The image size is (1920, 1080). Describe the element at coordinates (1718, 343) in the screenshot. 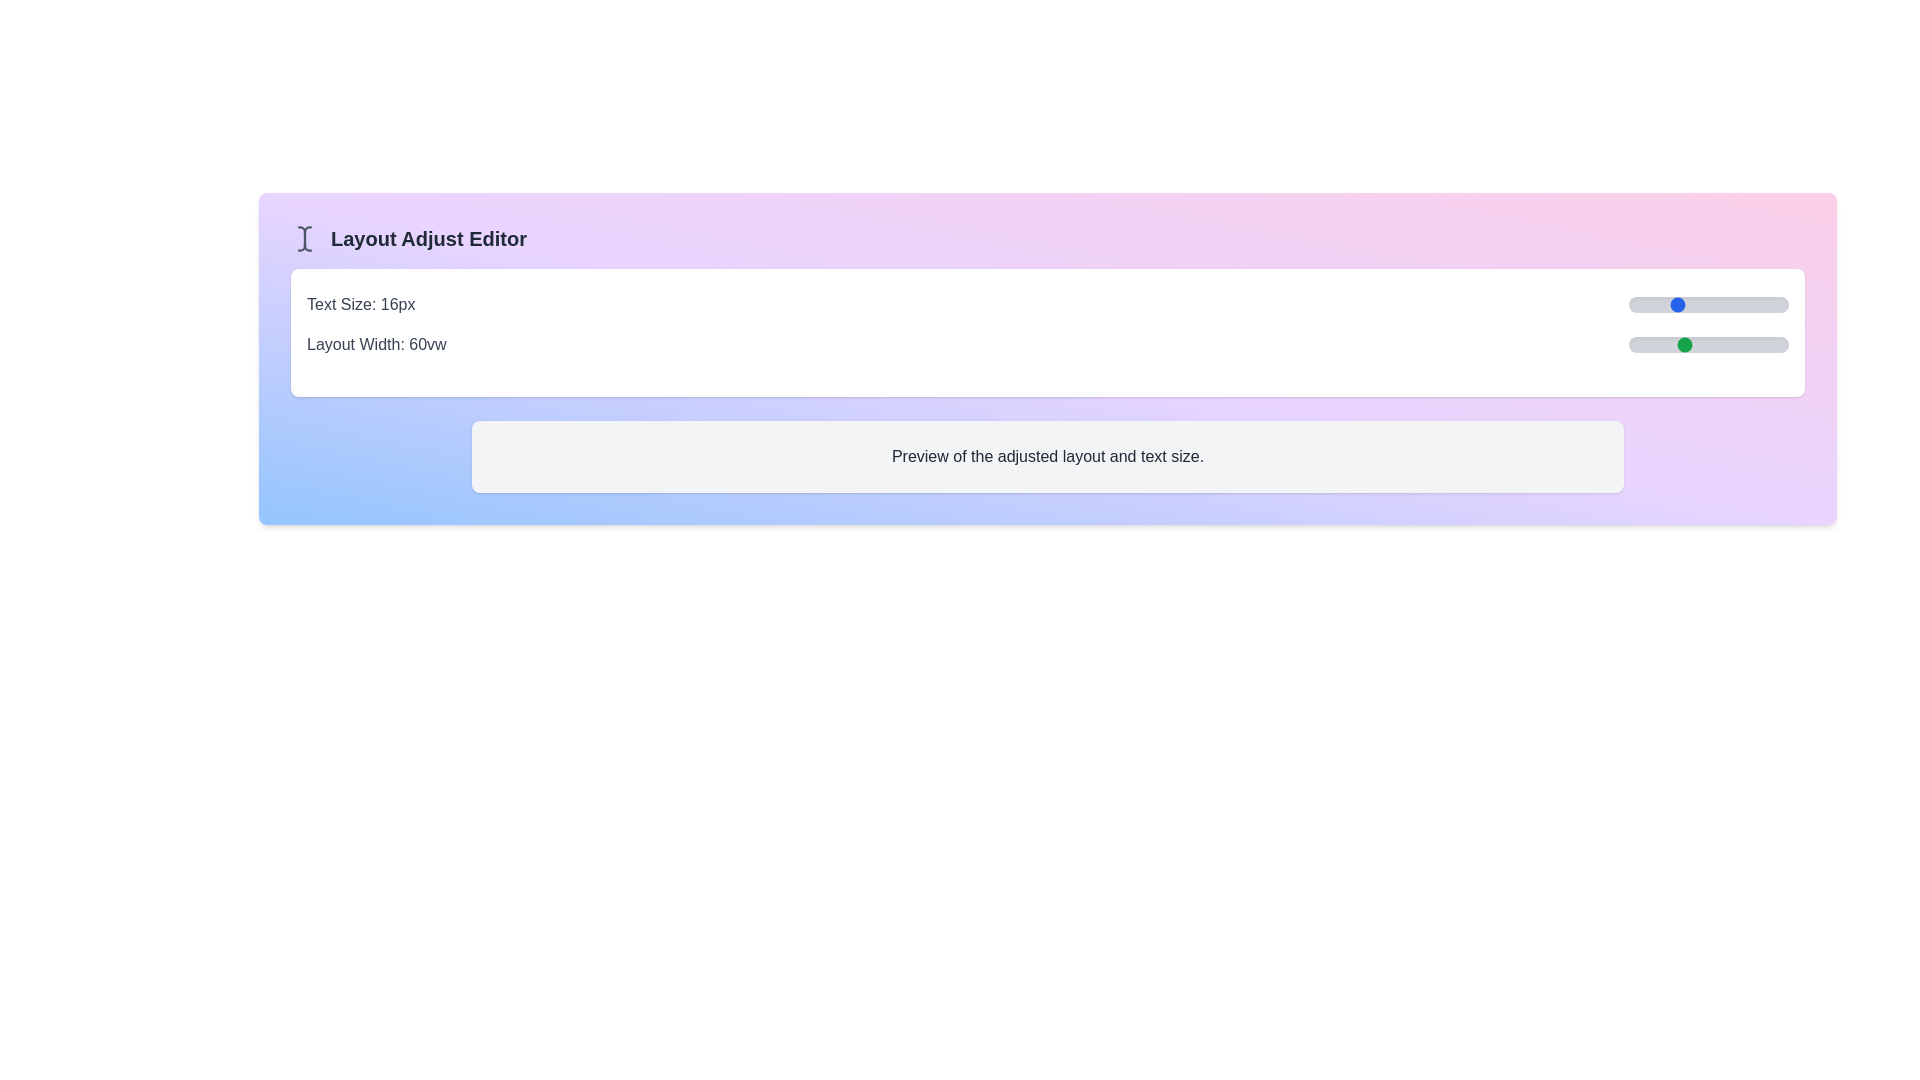

I see `the layout width` at that location.